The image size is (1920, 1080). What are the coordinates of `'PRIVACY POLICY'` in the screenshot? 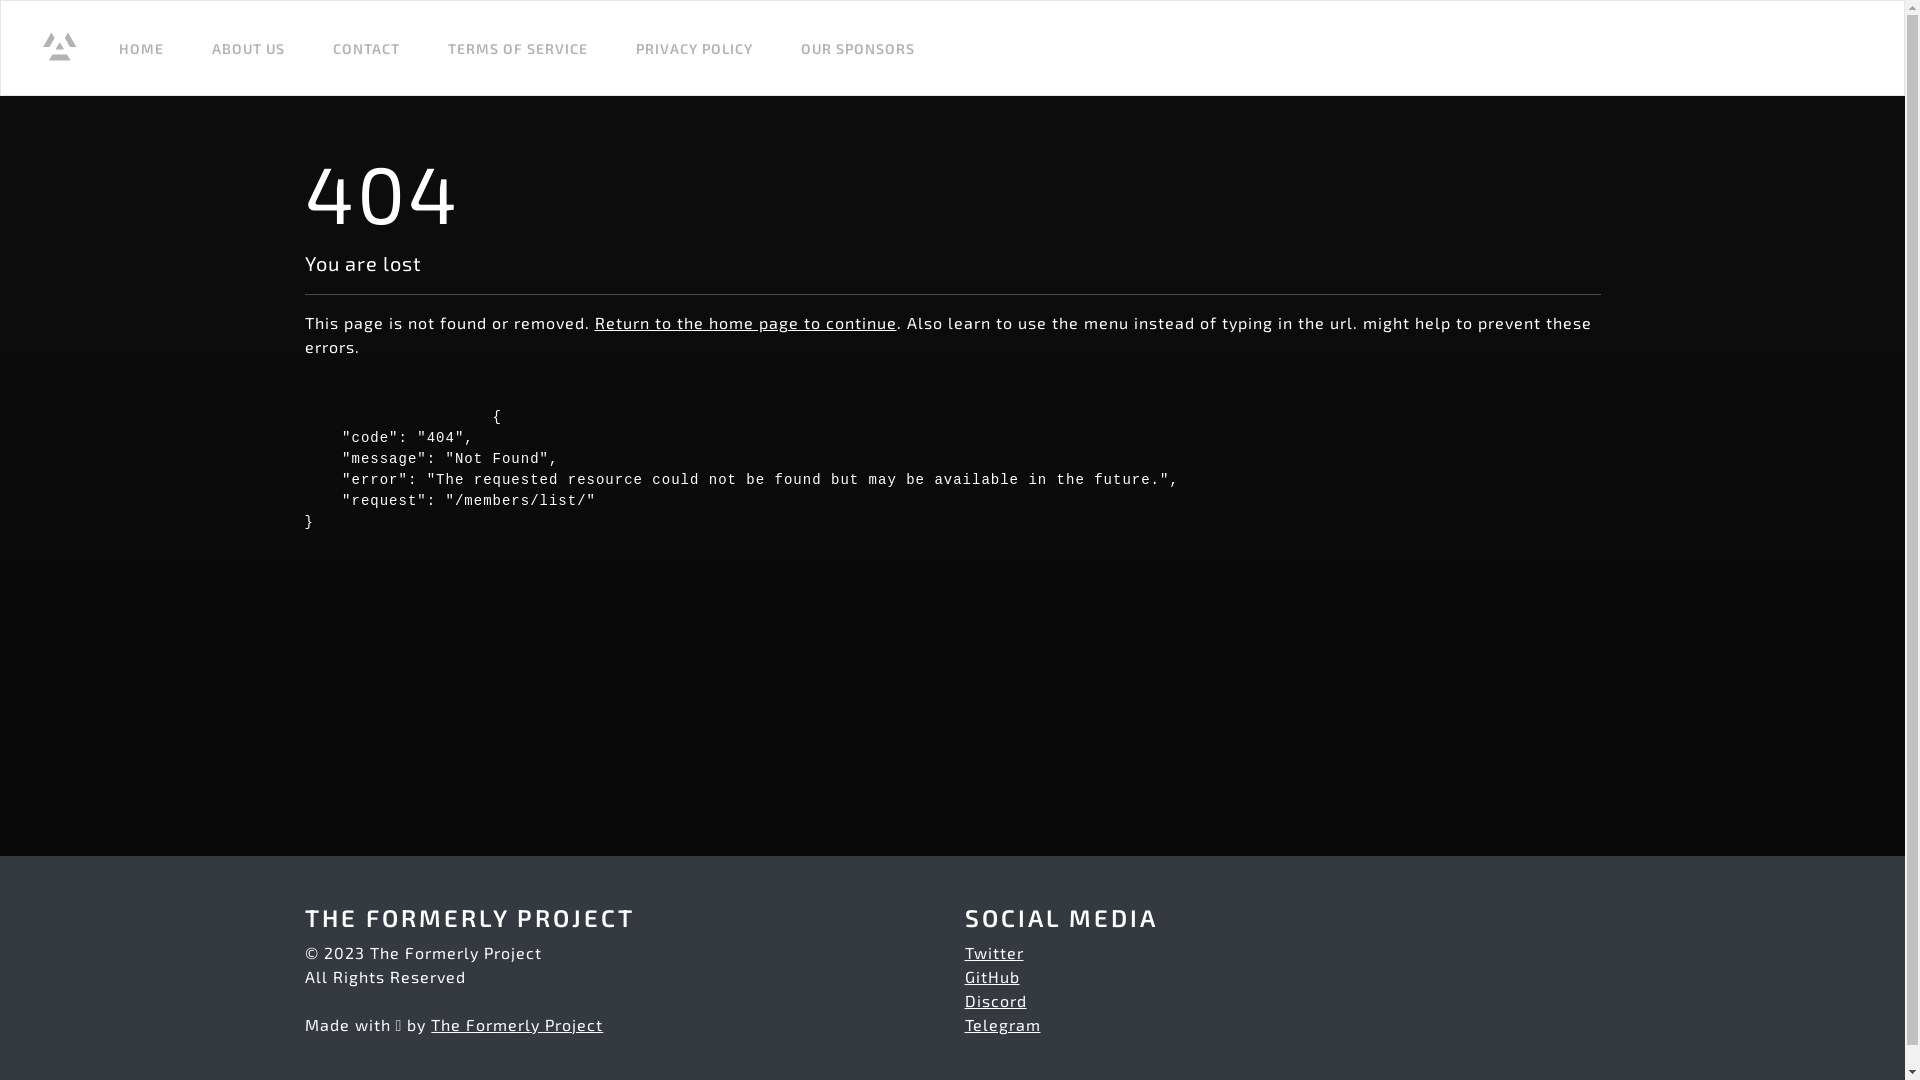 It's located at (694, 46).